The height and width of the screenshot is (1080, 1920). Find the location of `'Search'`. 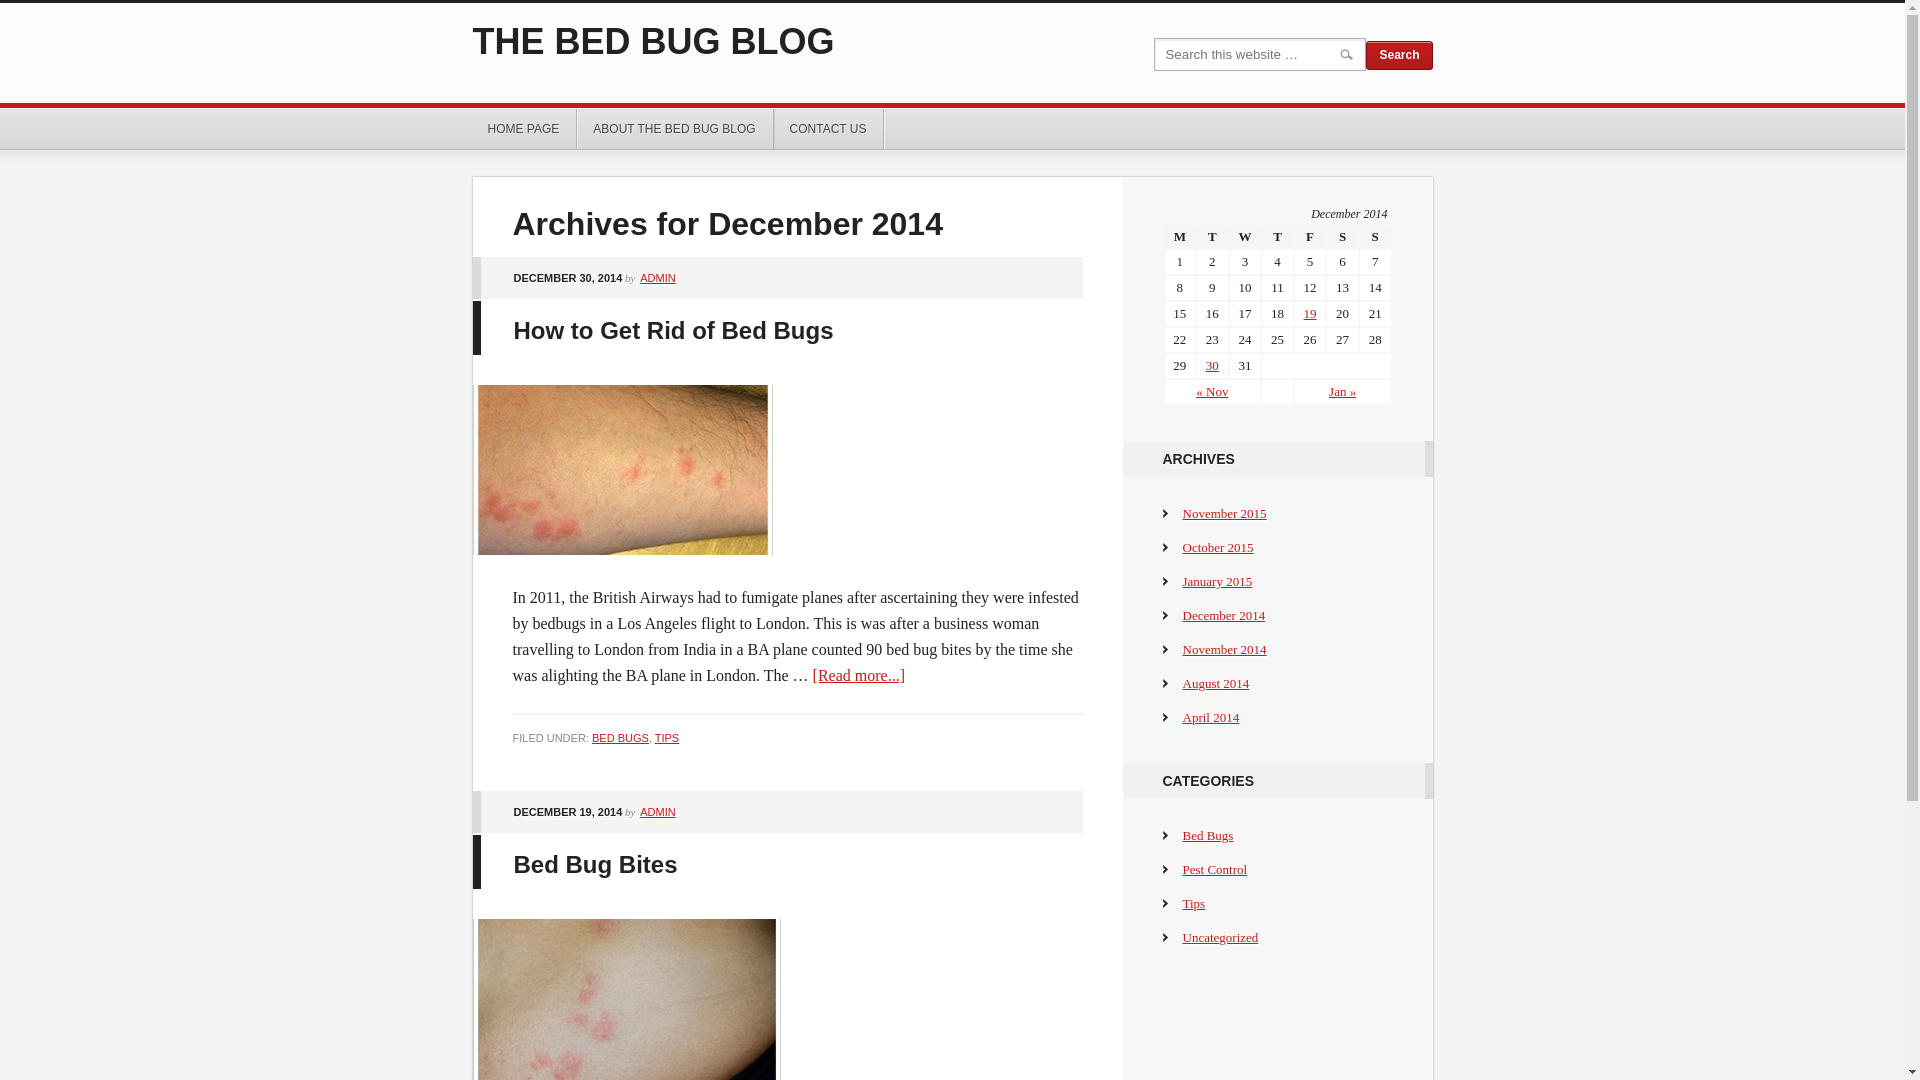

'Search' is located at coordinates (1397, 54).